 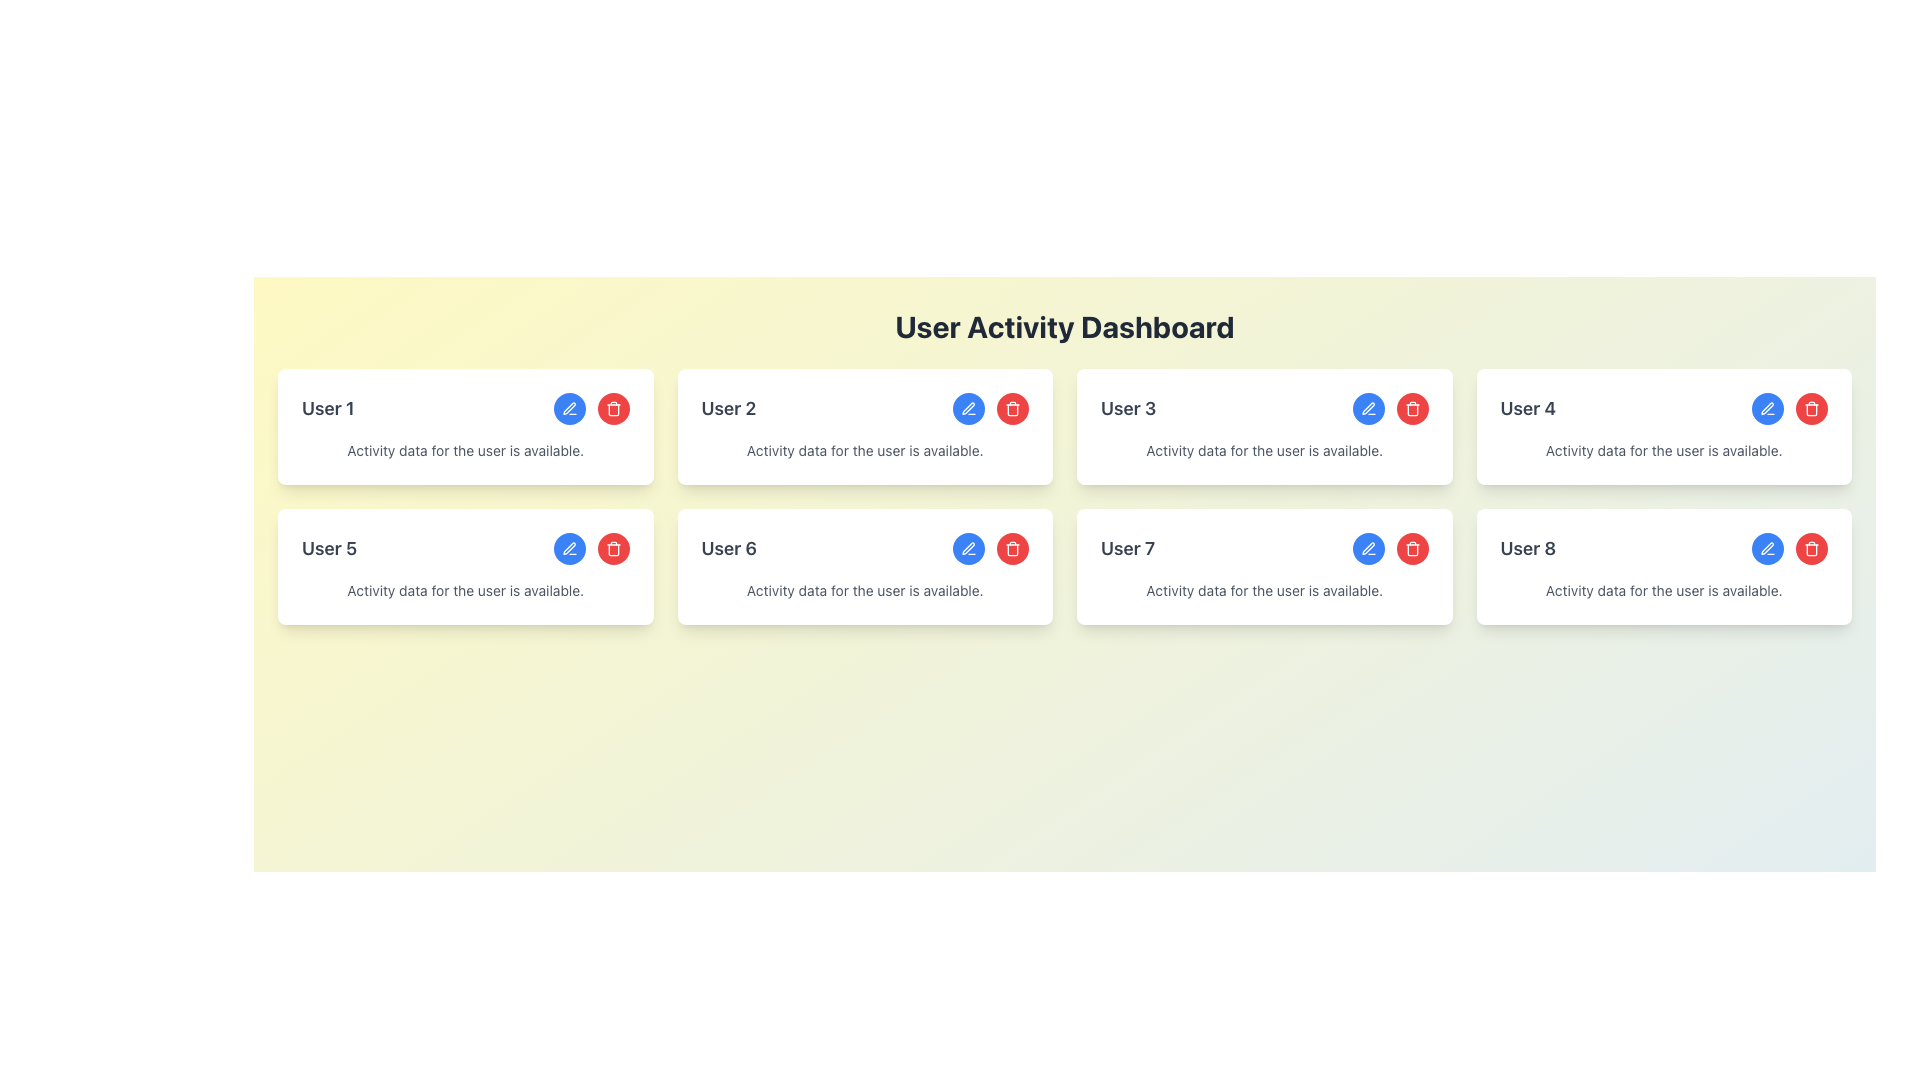 What do you see at coordinates (1263, 589) in the screenshot?
I see `text label displaying 'Activity data for the user is available.' which is located within the card labeled 'User 7' in the bottom half of the card` at bounding box center [1263, 589].